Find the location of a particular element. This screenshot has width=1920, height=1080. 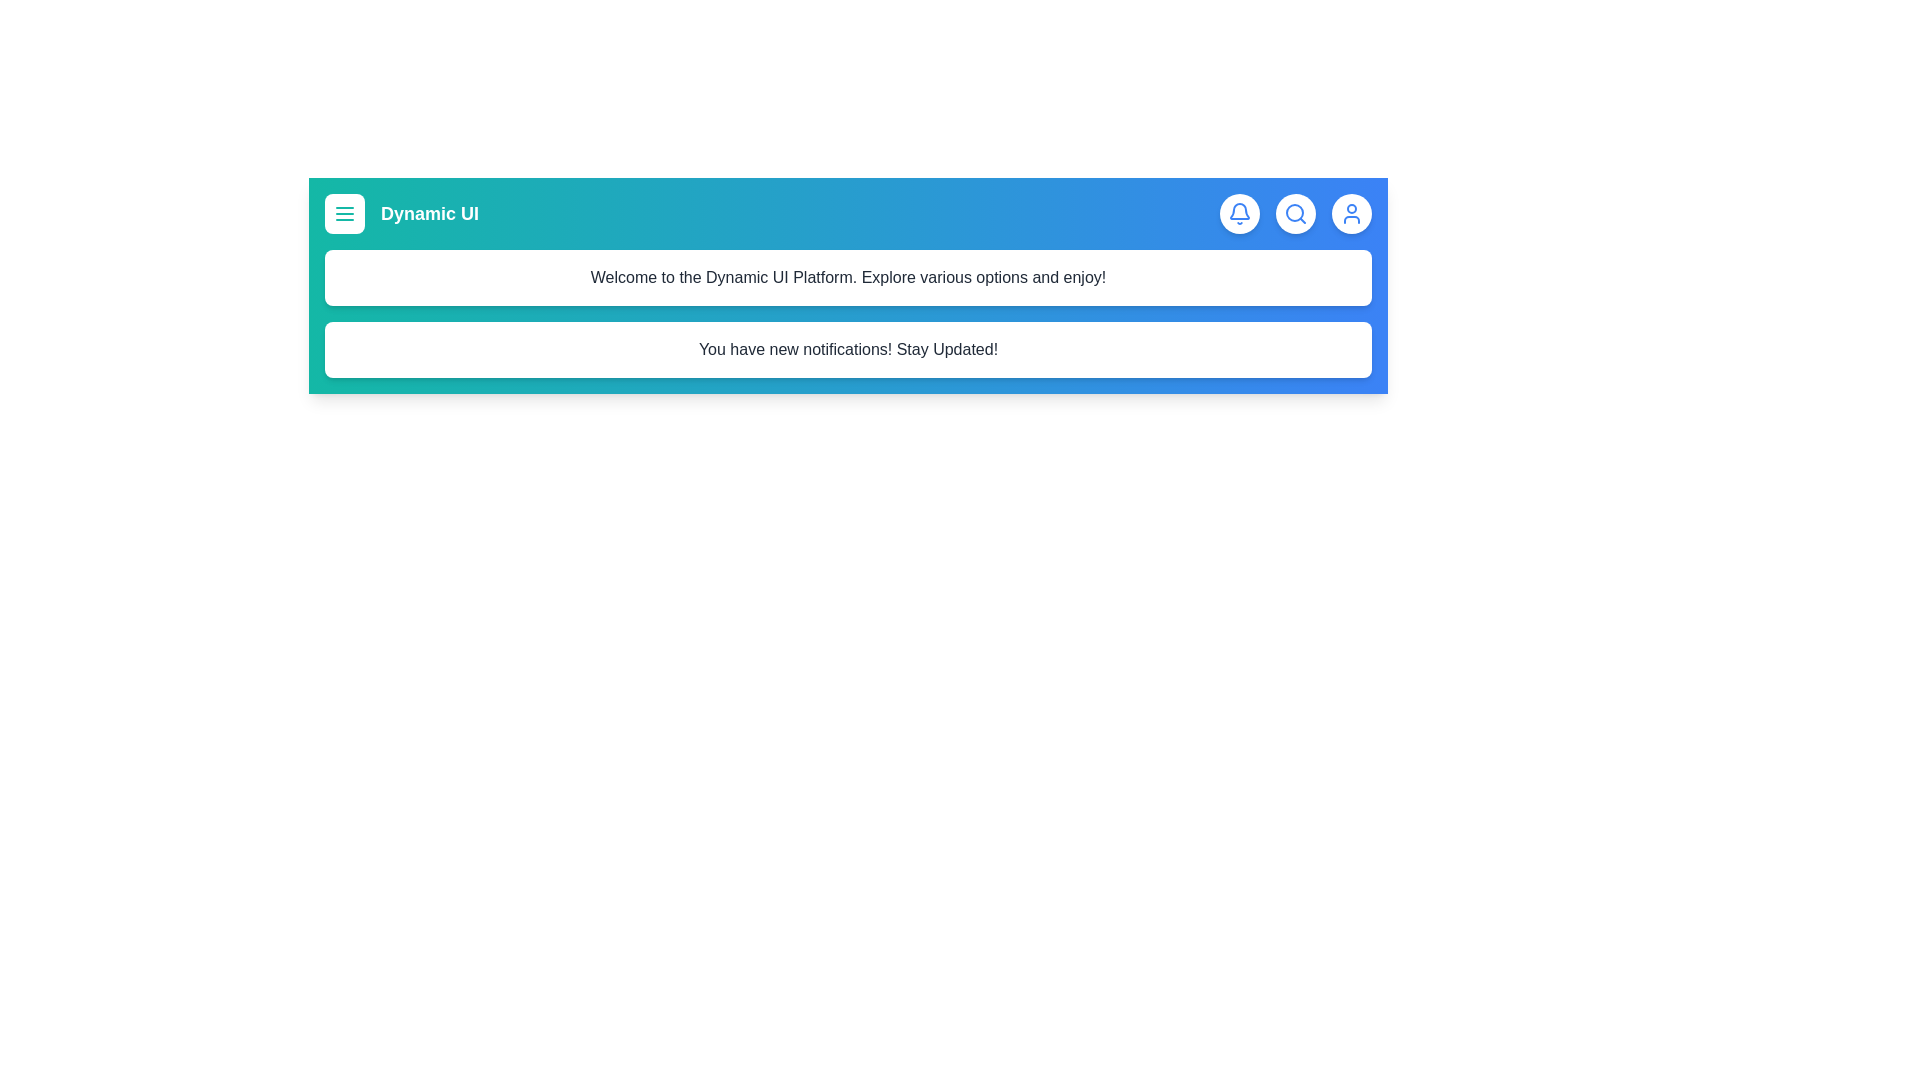

the menu icon to toggle the menu visibility is located at coordinates (345, 213).